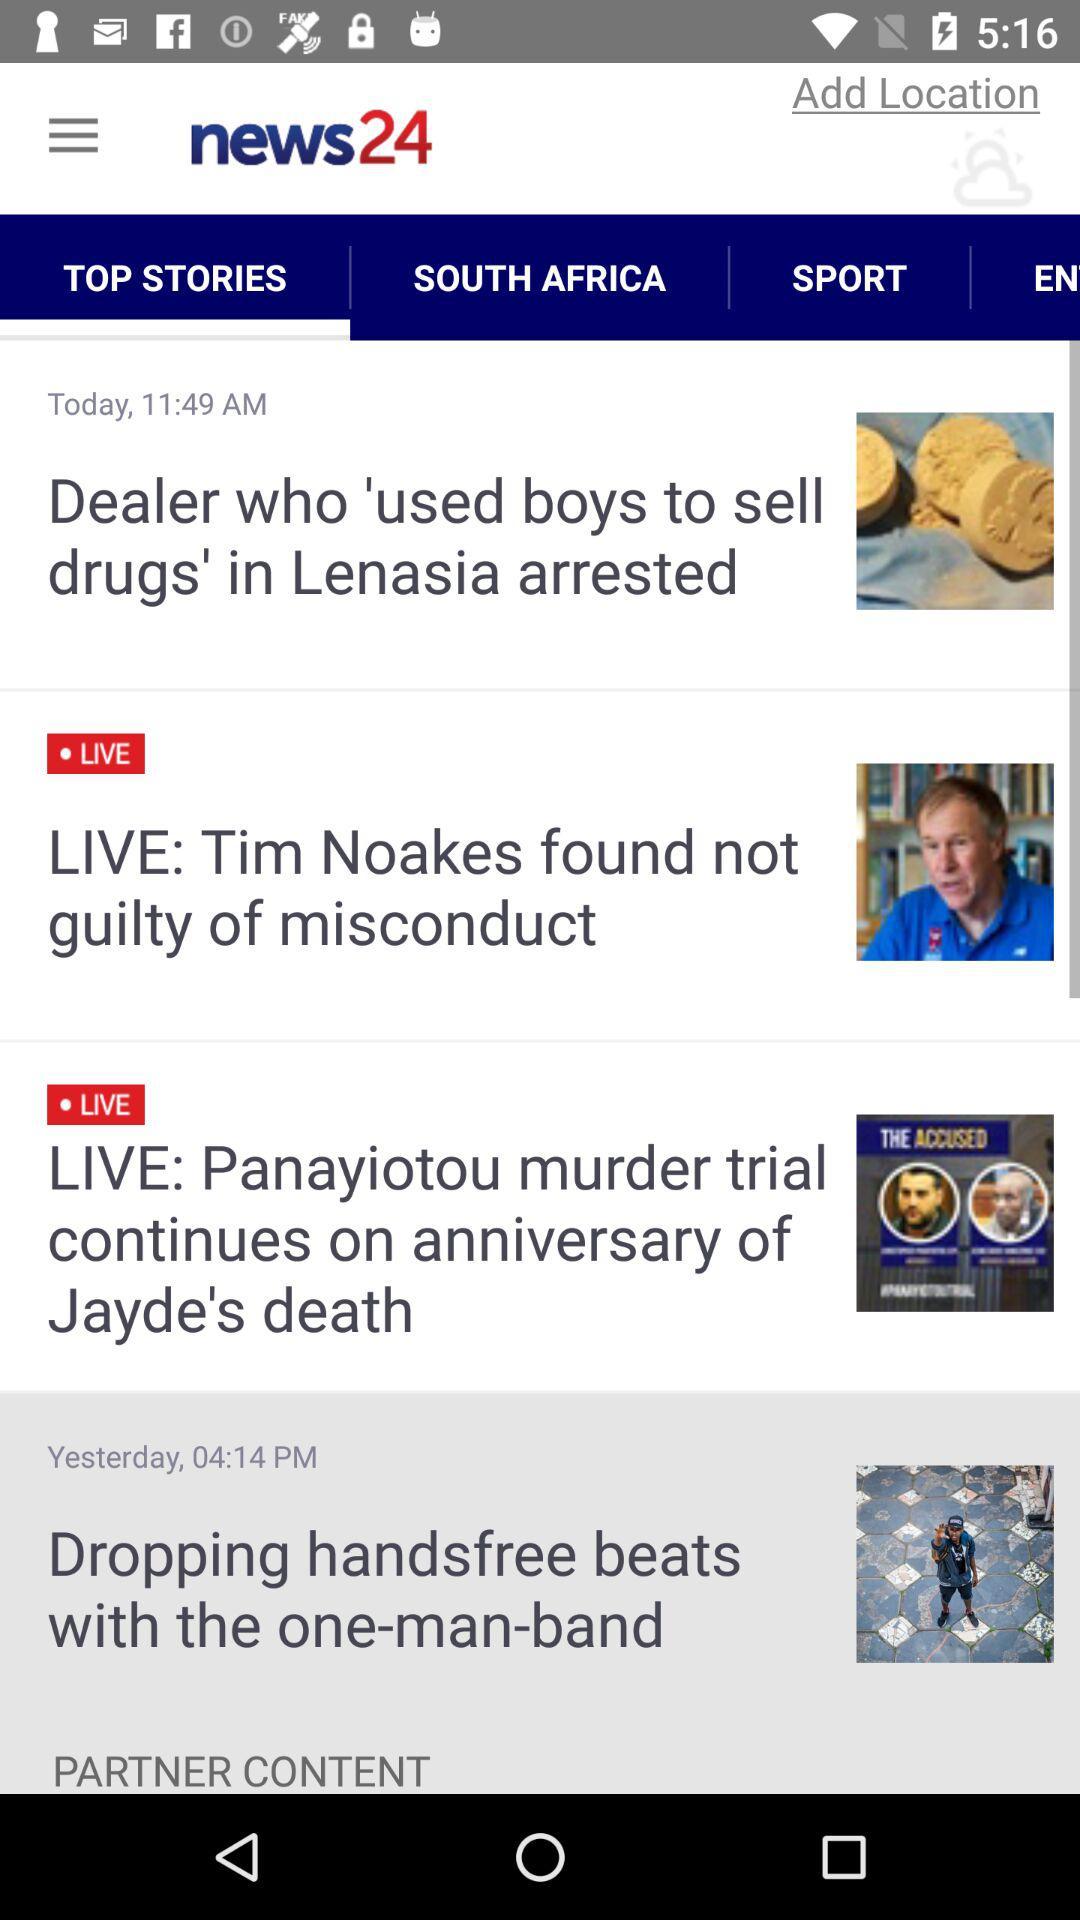 The height and width of the screenshot is (1920, 1080). Describe the element at coordinates (849, 276) in the screenshot. I see `the icon to the left of entertainment` at that location.